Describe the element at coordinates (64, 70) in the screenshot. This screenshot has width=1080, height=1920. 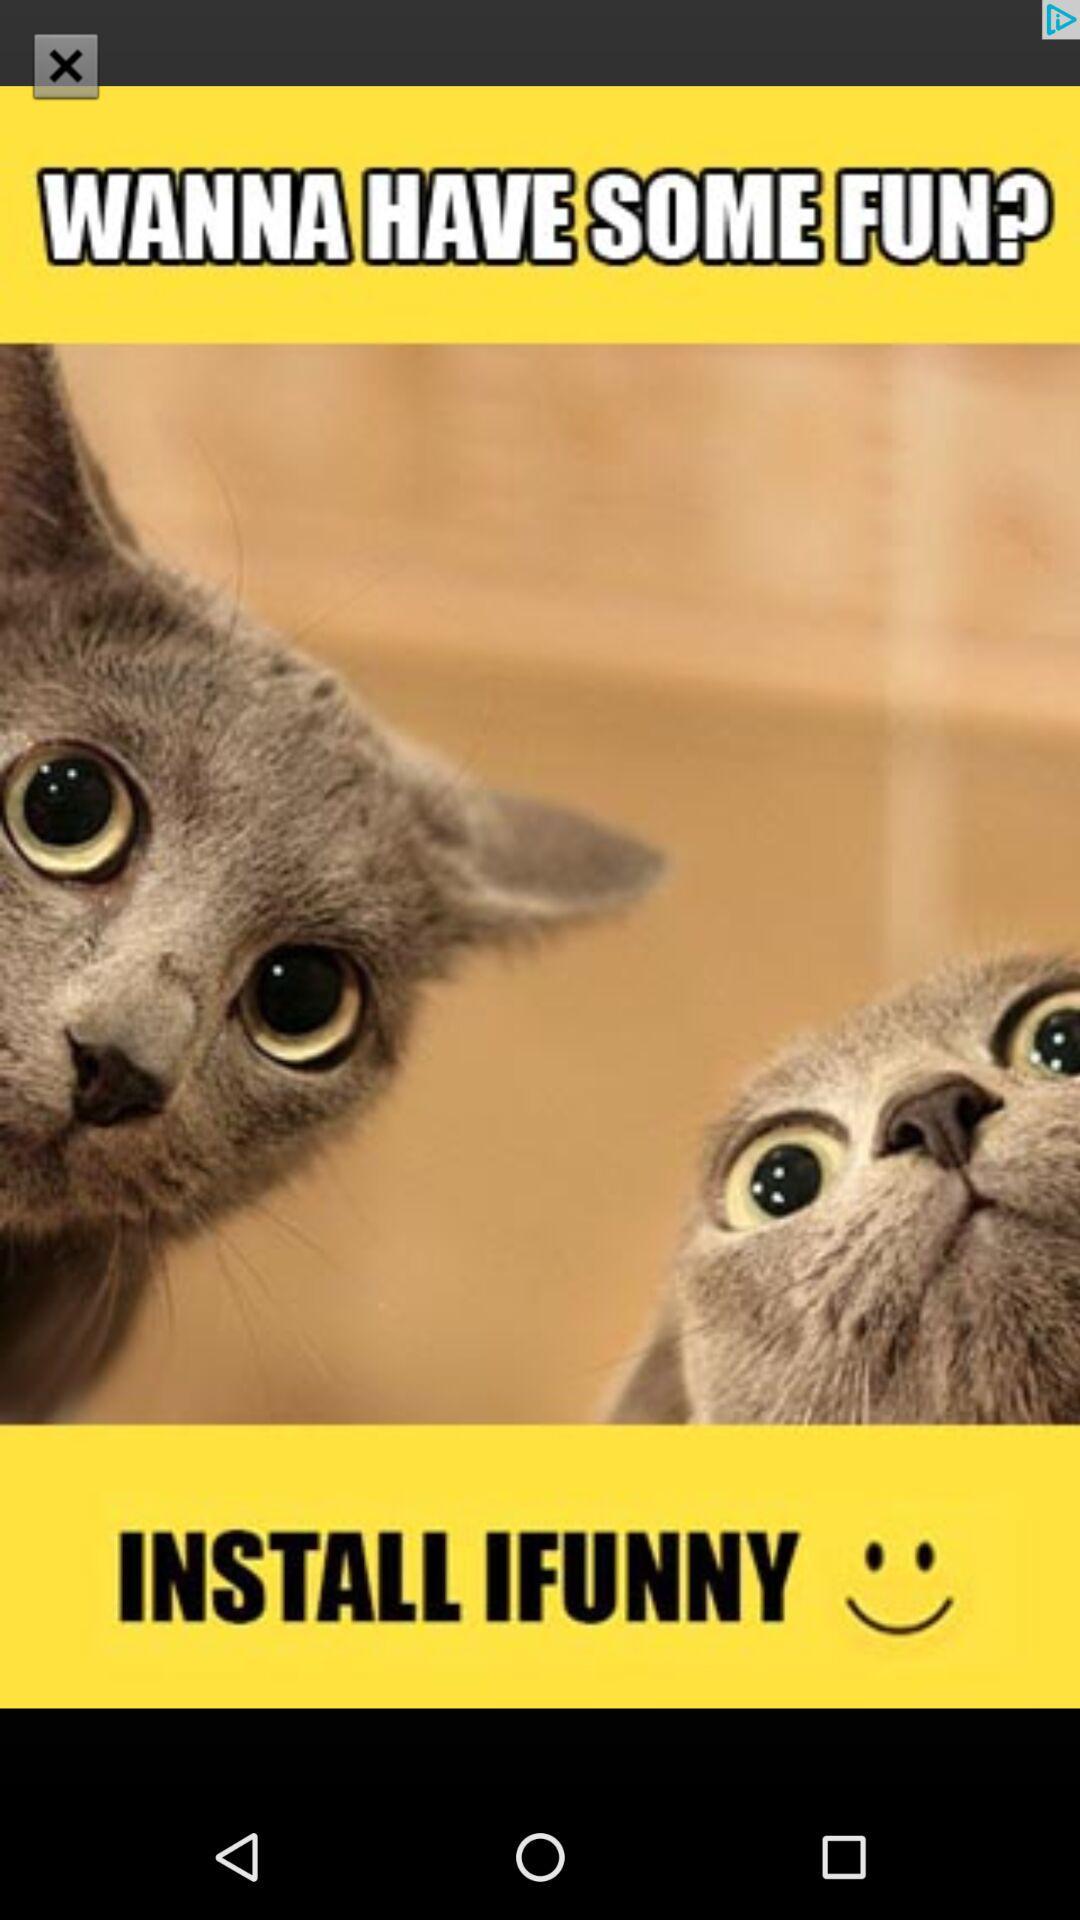
I see `the close icon` at that location.